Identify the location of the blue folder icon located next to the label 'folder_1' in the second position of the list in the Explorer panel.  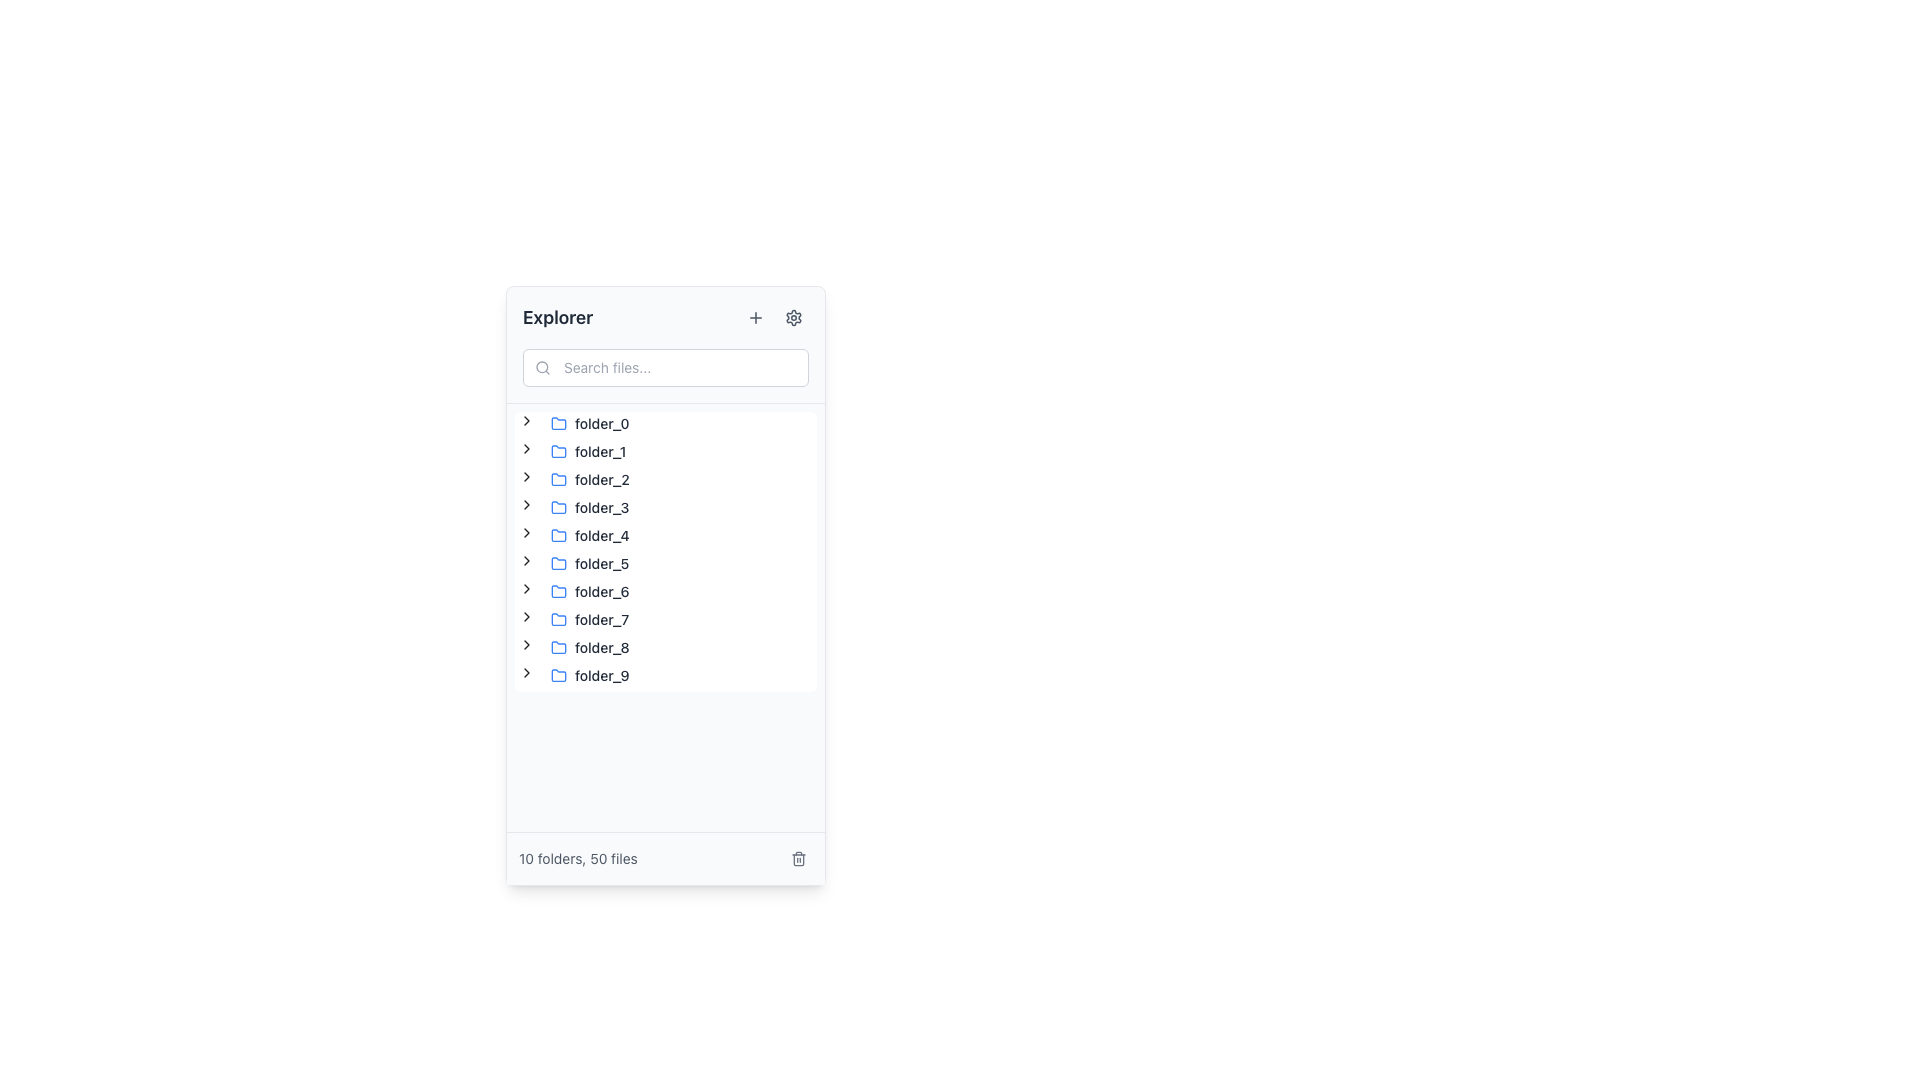
(558, 451).